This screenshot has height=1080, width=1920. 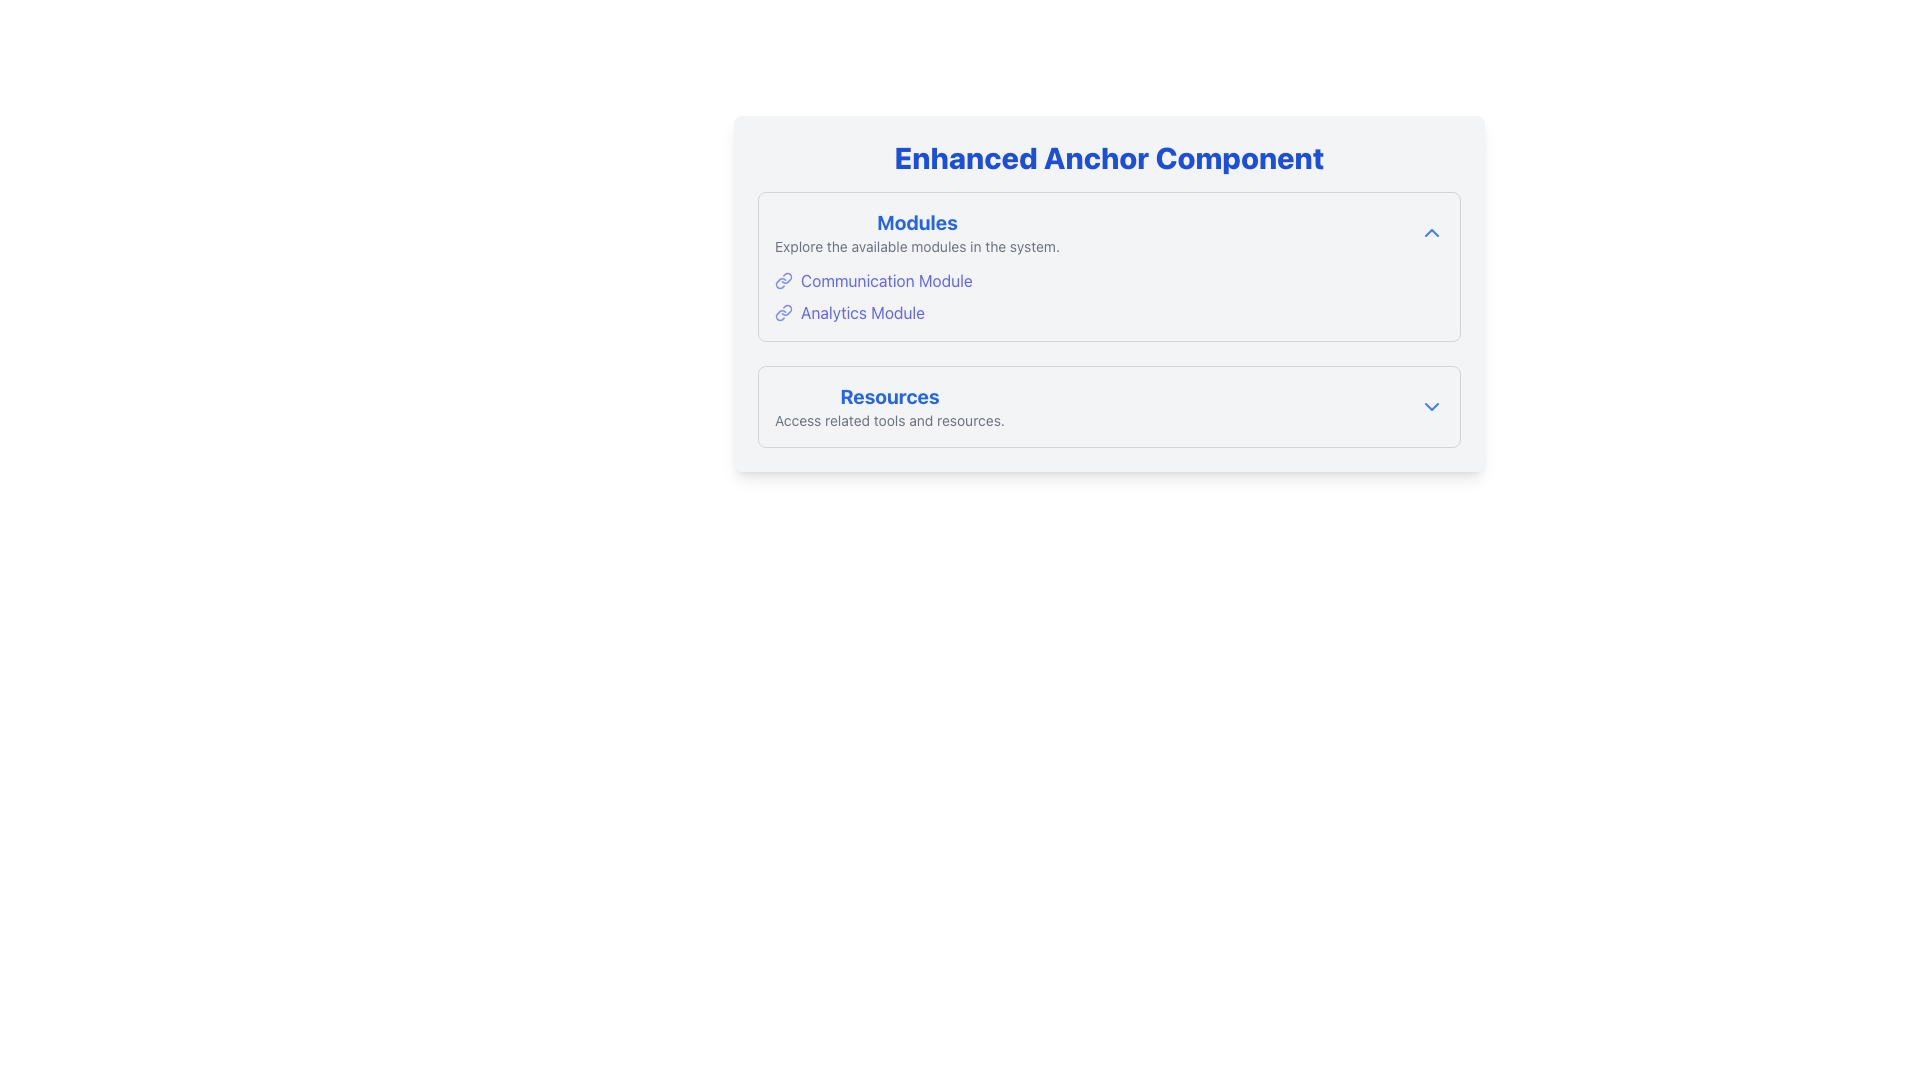 What do you see at coordinates (916, 231) in the screenshot?
I see `the section header element titled 'Modules' which provides a description about available modules in the system` at bounding box center [916, 231].